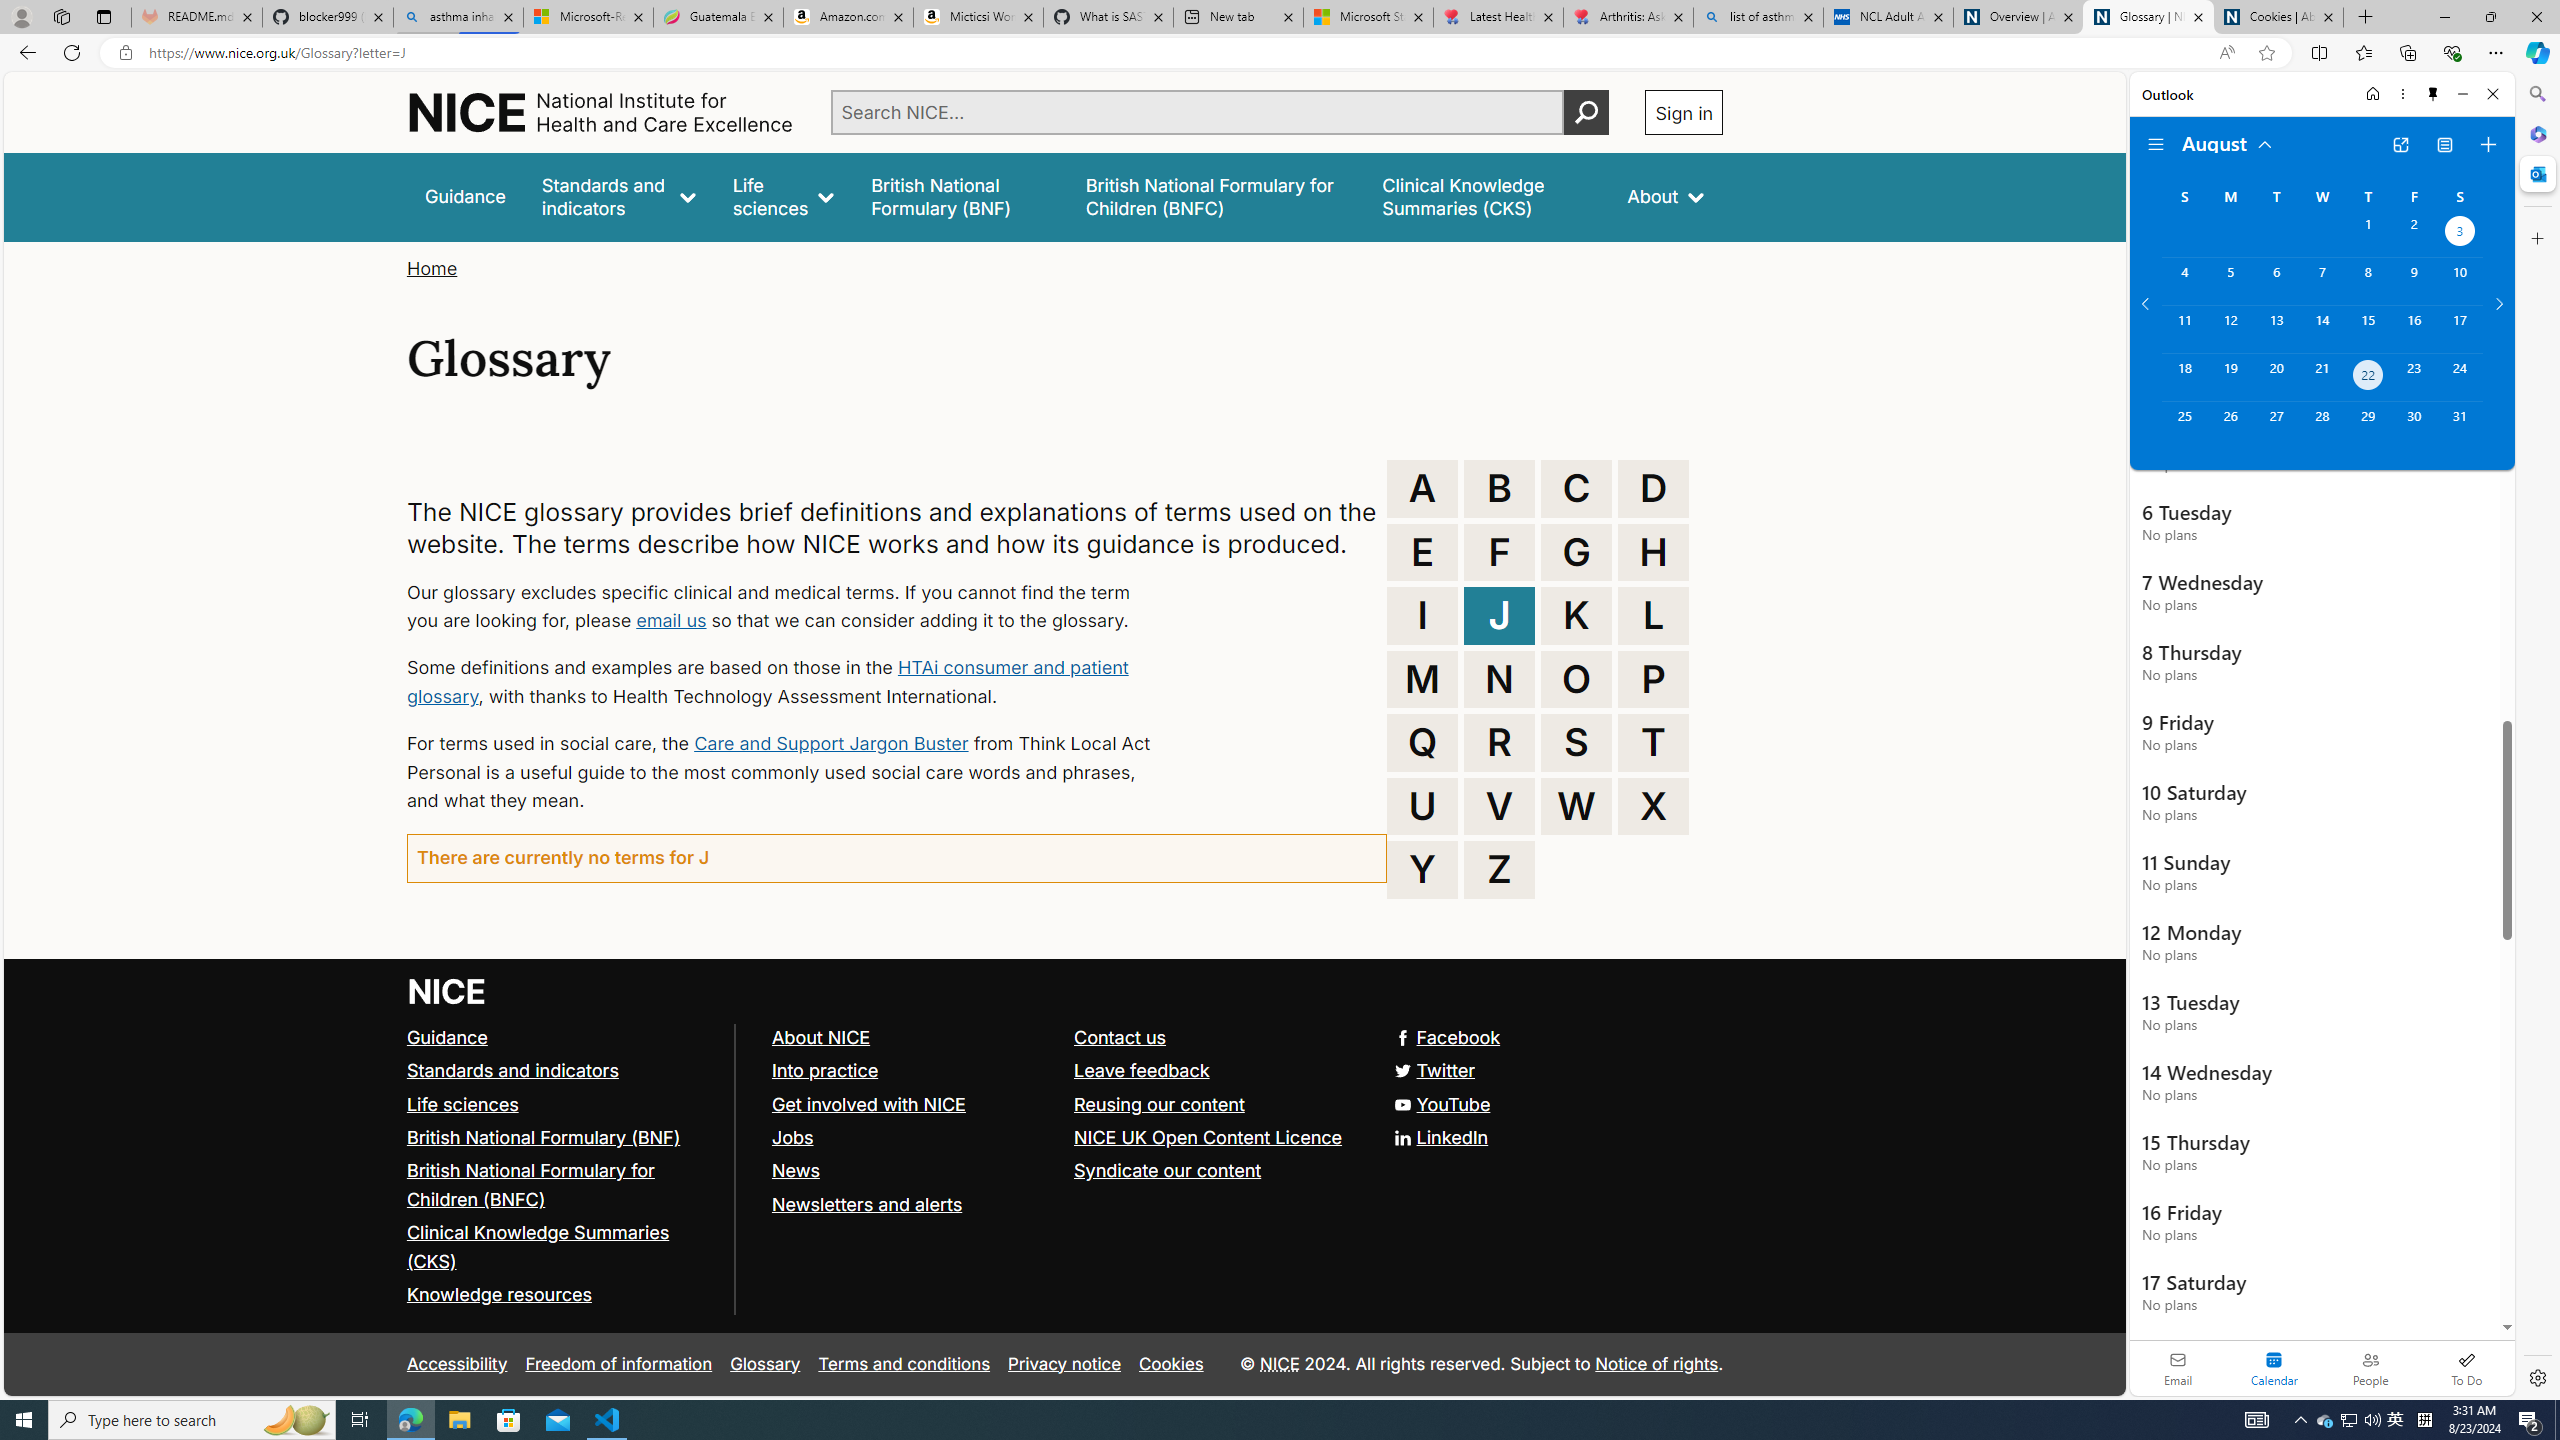 The width and height of the screenshot is (2560, 1440). I want to click on 'Sunday, August 11, 2024. ', so click(2184, 329).